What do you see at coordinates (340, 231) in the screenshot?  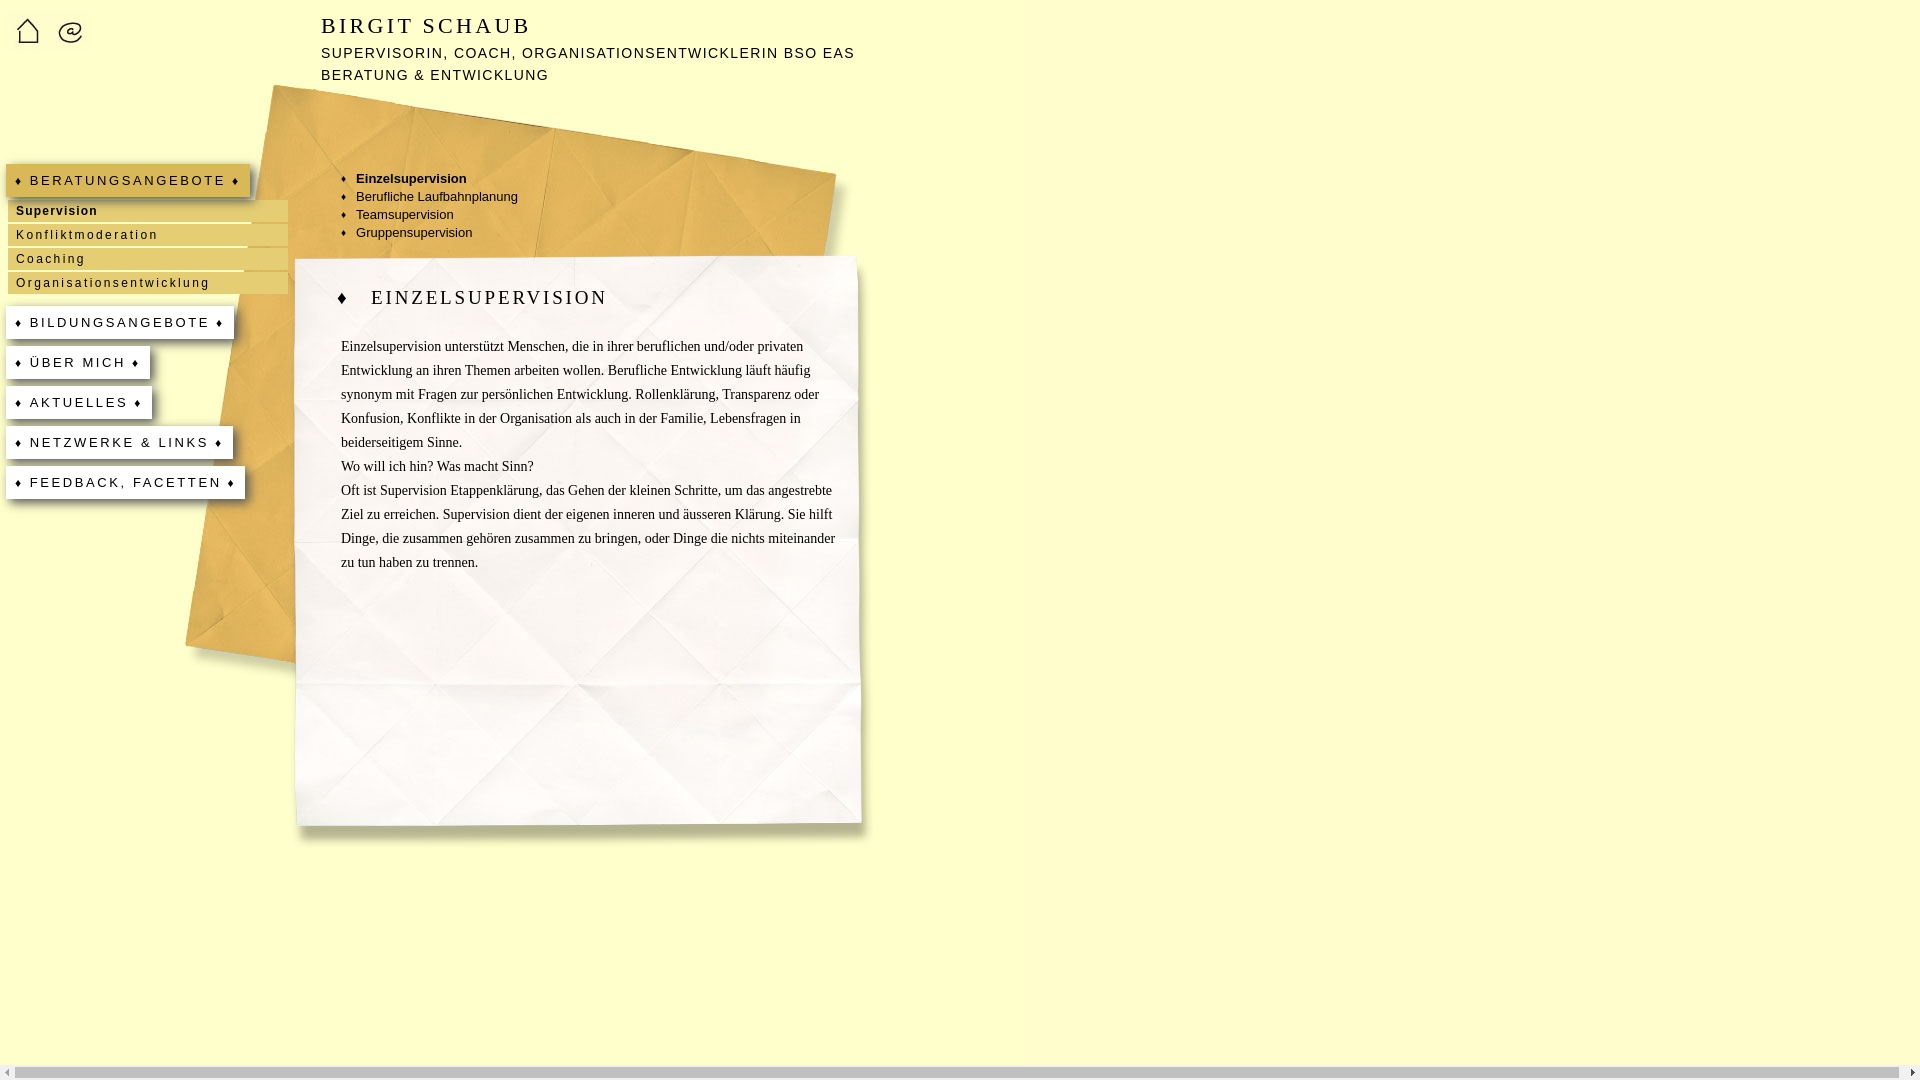 I see `'Gruppensupervision'` at bounding box center [340, 231].